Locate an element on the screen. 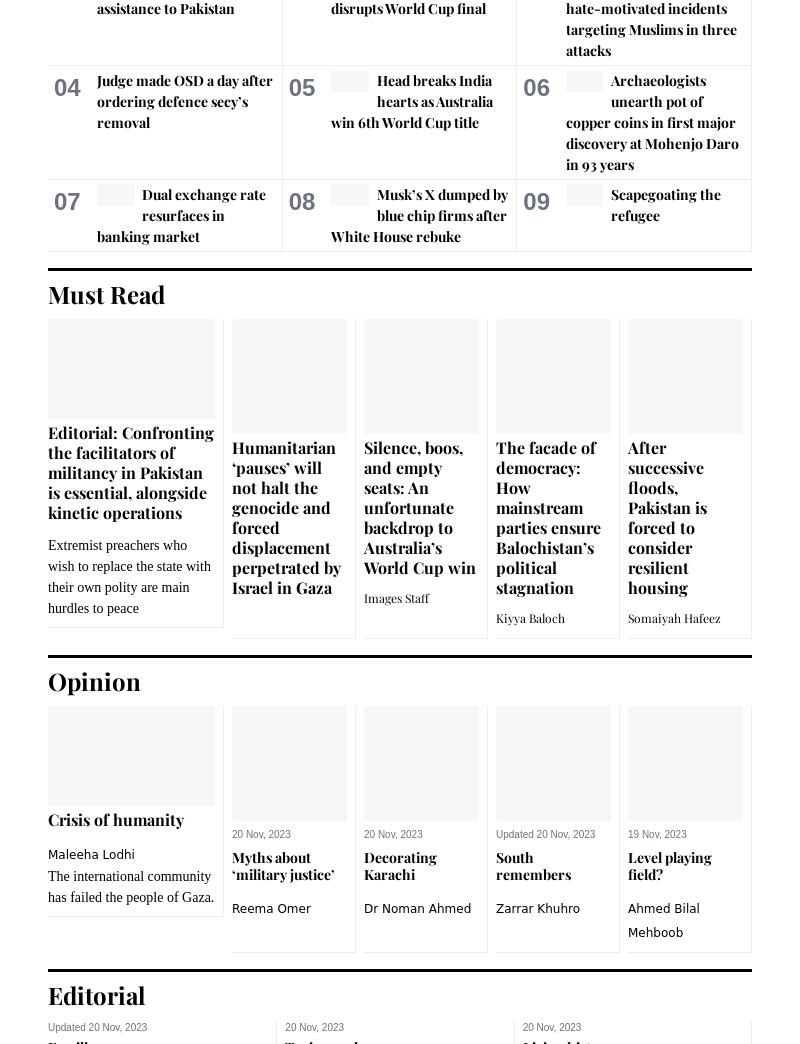  '07' is located at coordinates (67, 200).